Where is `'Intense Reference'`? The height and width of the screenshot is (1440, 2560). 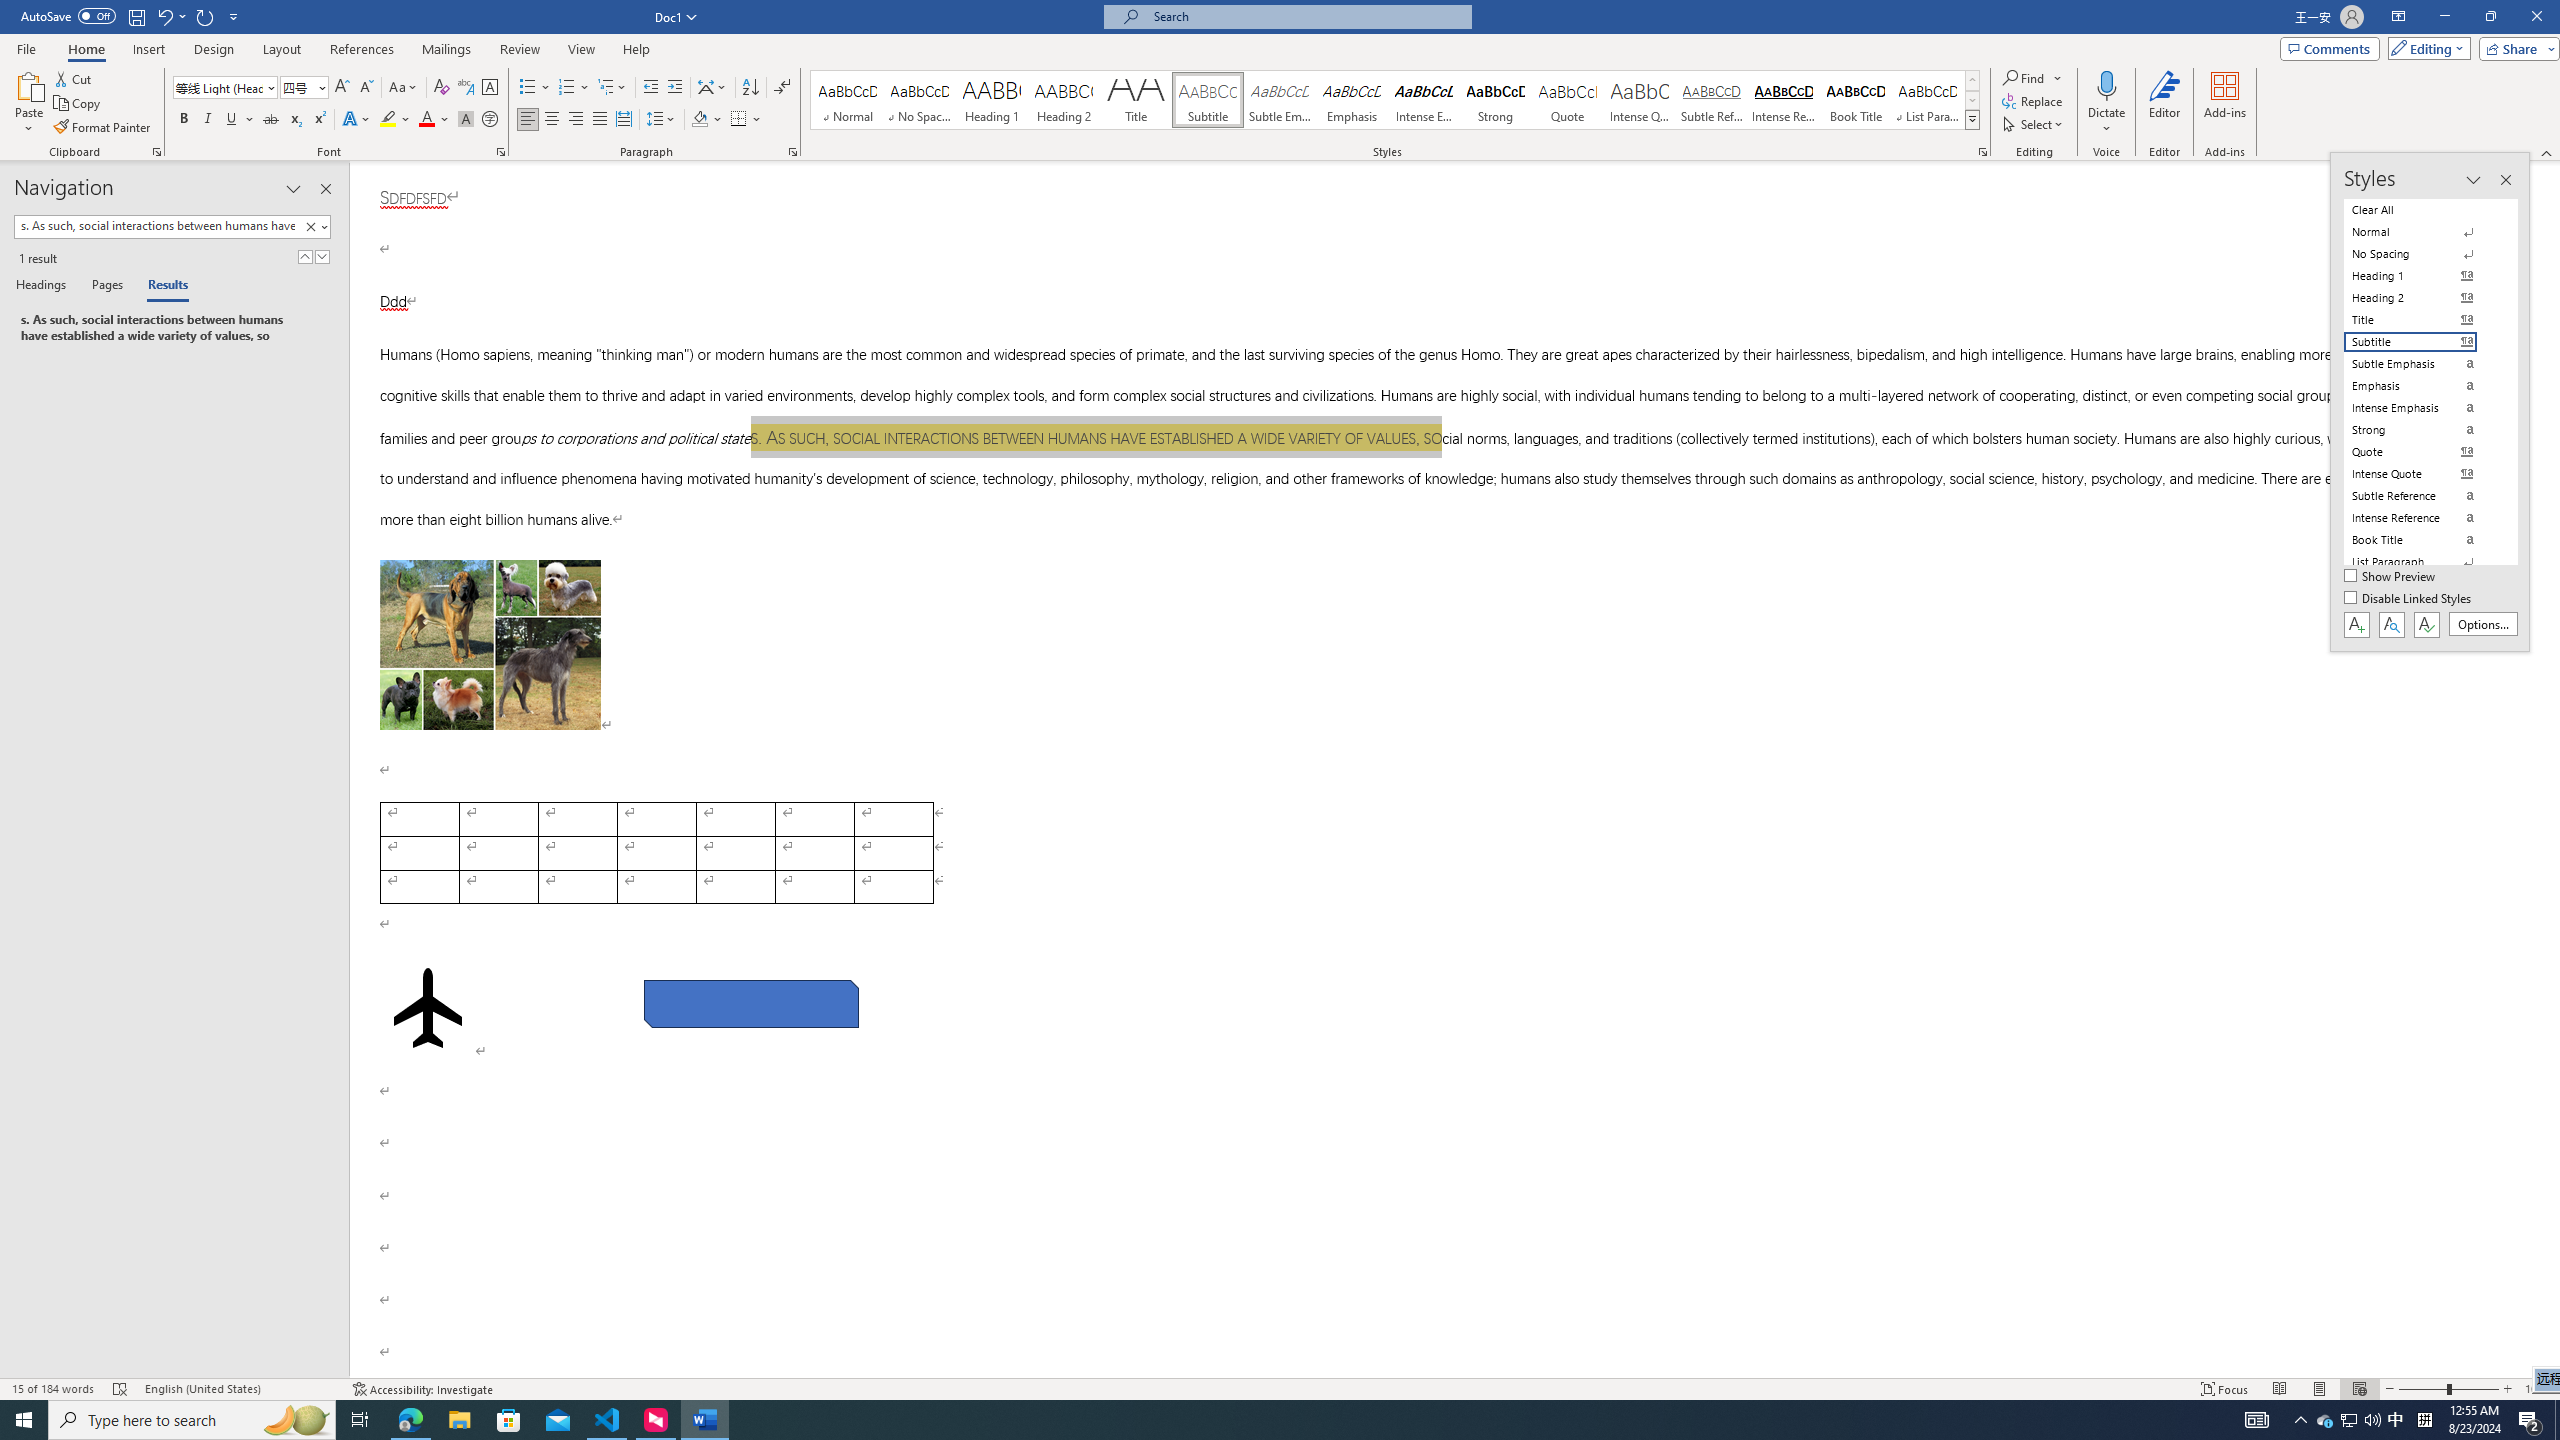
'Intense Reference' is located at coordinates (1784, 99).